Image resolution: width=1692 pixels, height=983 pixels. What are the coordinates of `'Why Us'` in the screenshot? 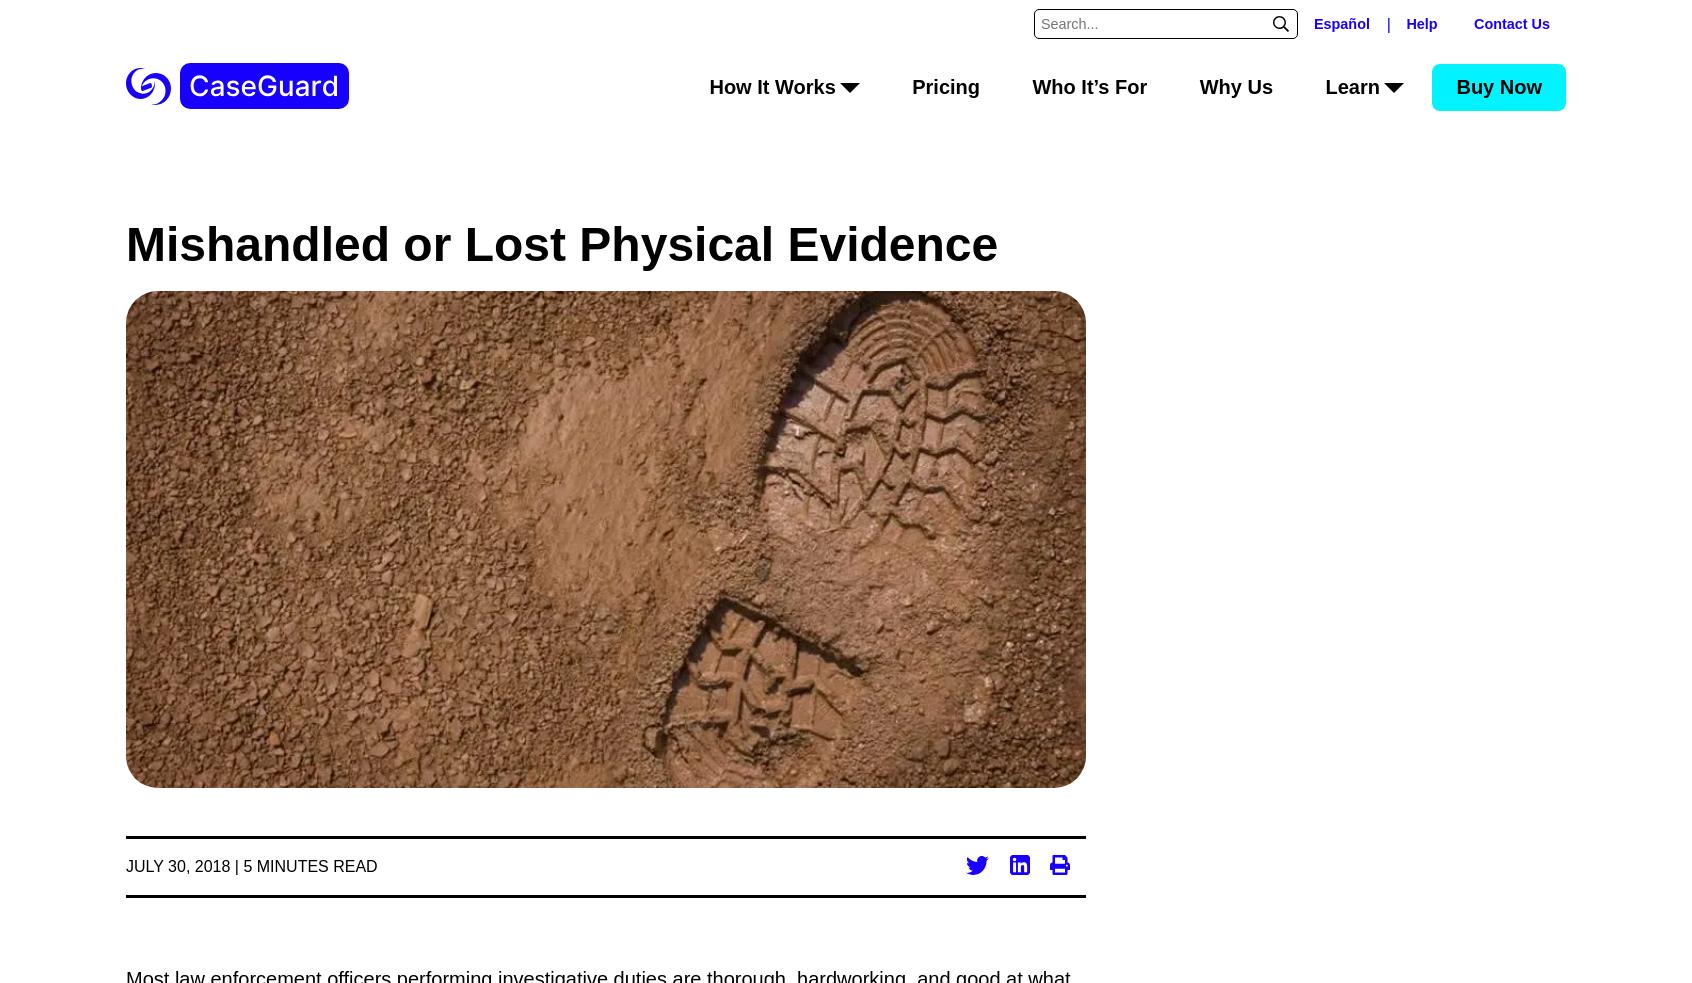 It's located at (1197, 85).